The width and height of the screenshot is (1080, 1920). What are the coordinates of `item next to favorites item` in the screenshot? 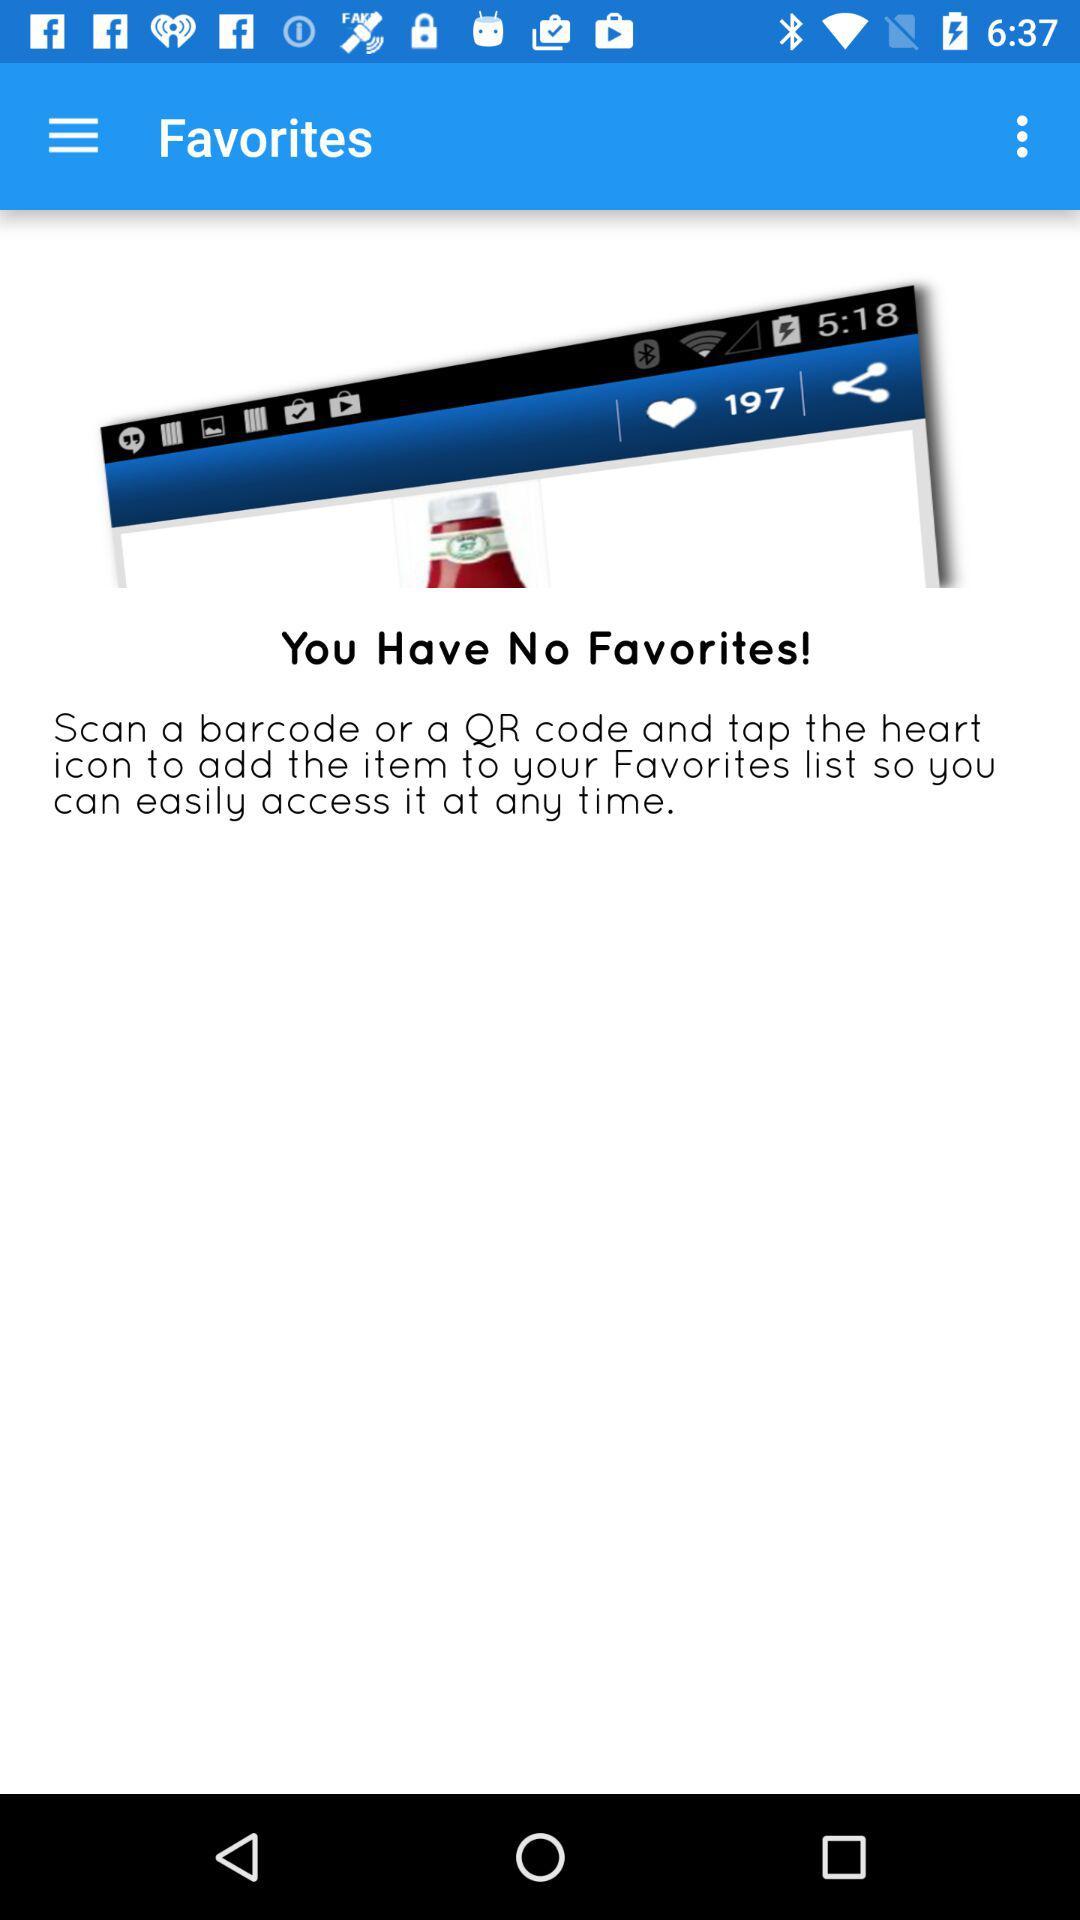 It's located at (1027, 135).